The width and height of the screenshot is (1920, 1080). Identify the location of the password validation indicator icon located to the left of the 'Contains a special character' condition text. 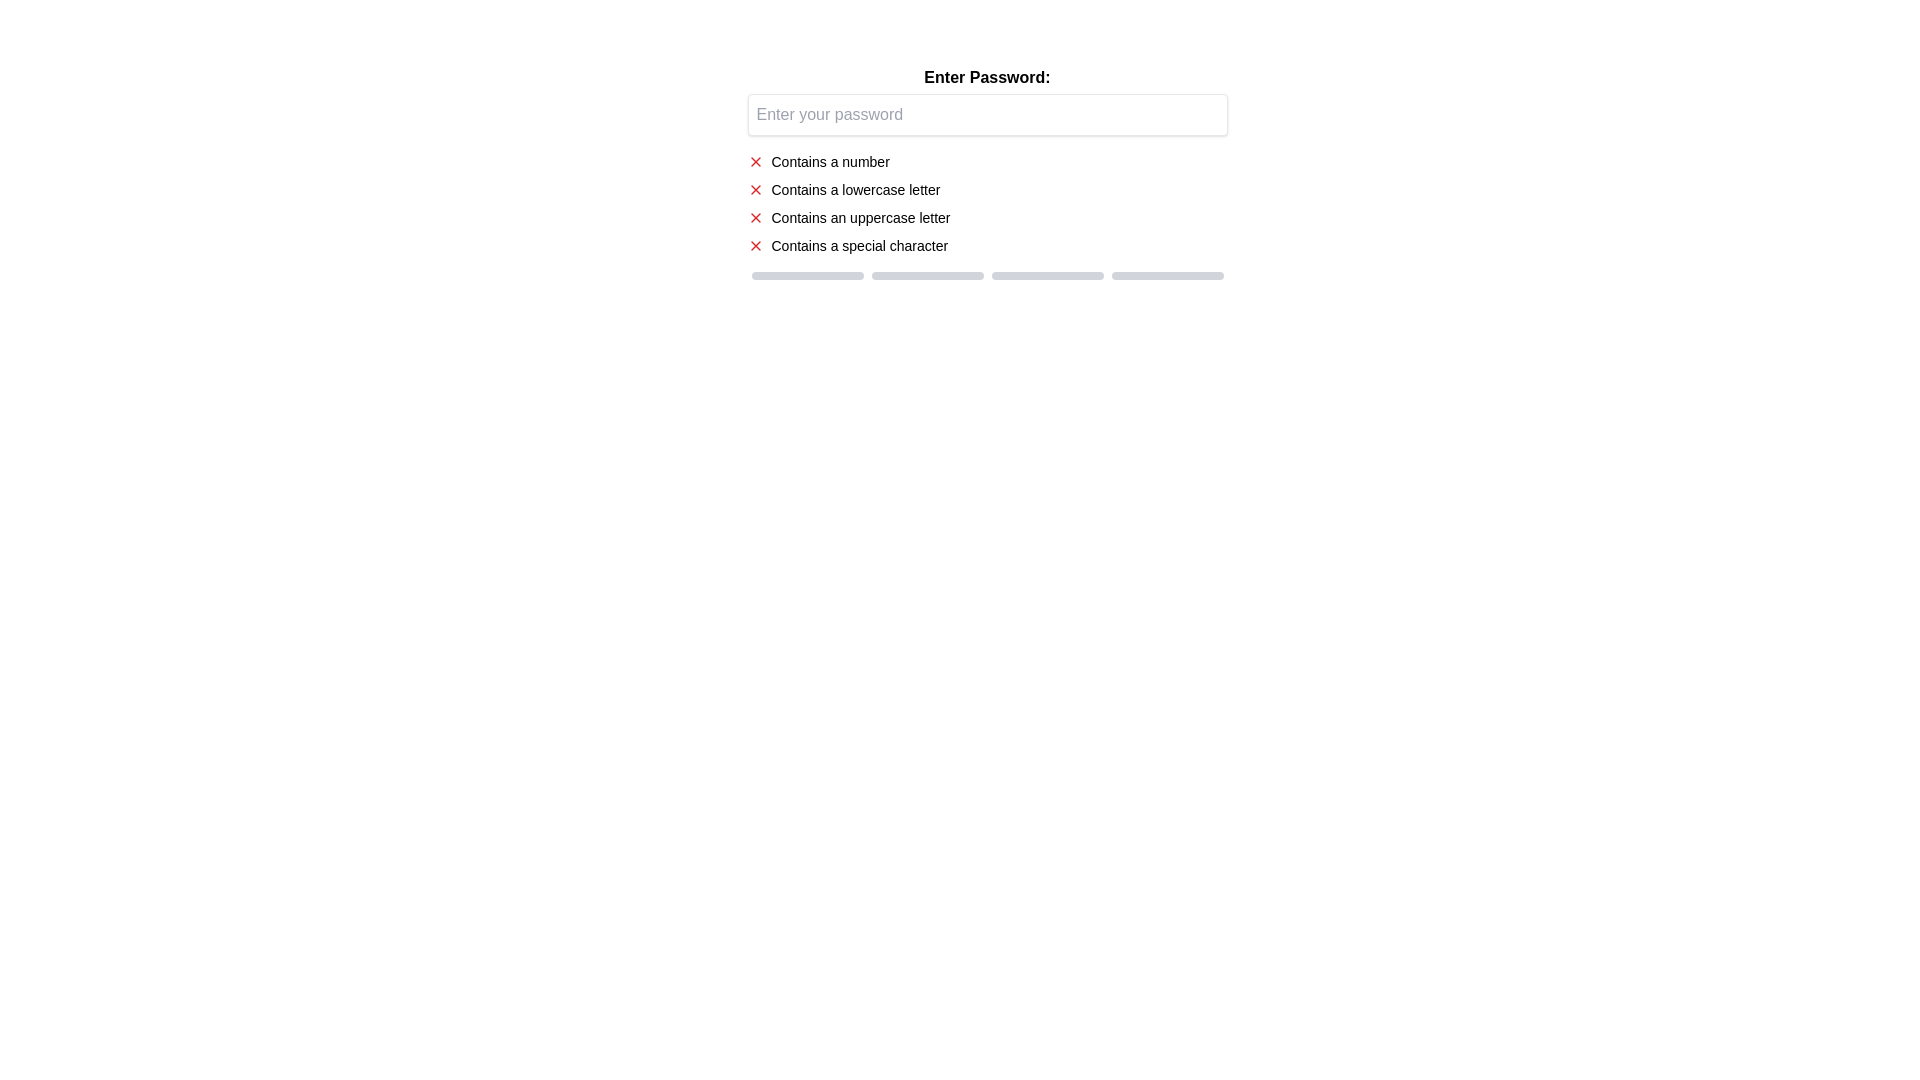
(754, 245).